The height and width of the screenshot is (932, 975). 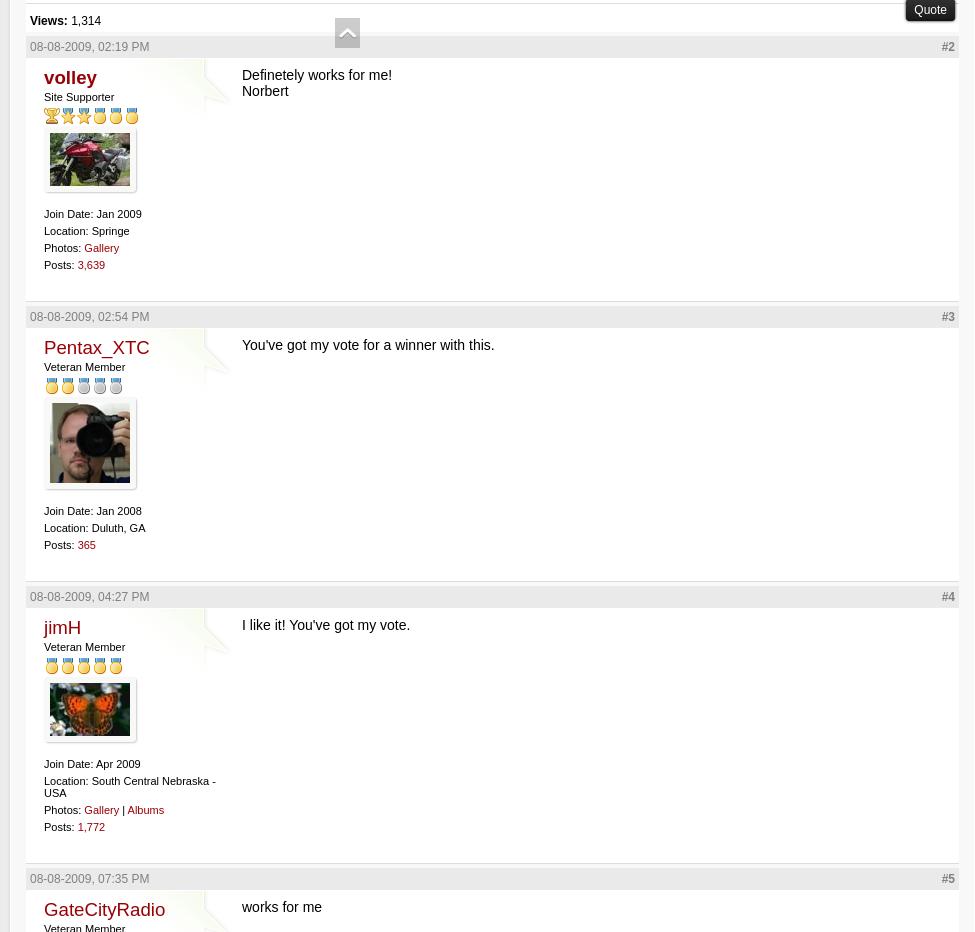 What do you see at coordinates (30, 19) in the screenshot?
I see `'Views:'` at bounding box center [30, 19].